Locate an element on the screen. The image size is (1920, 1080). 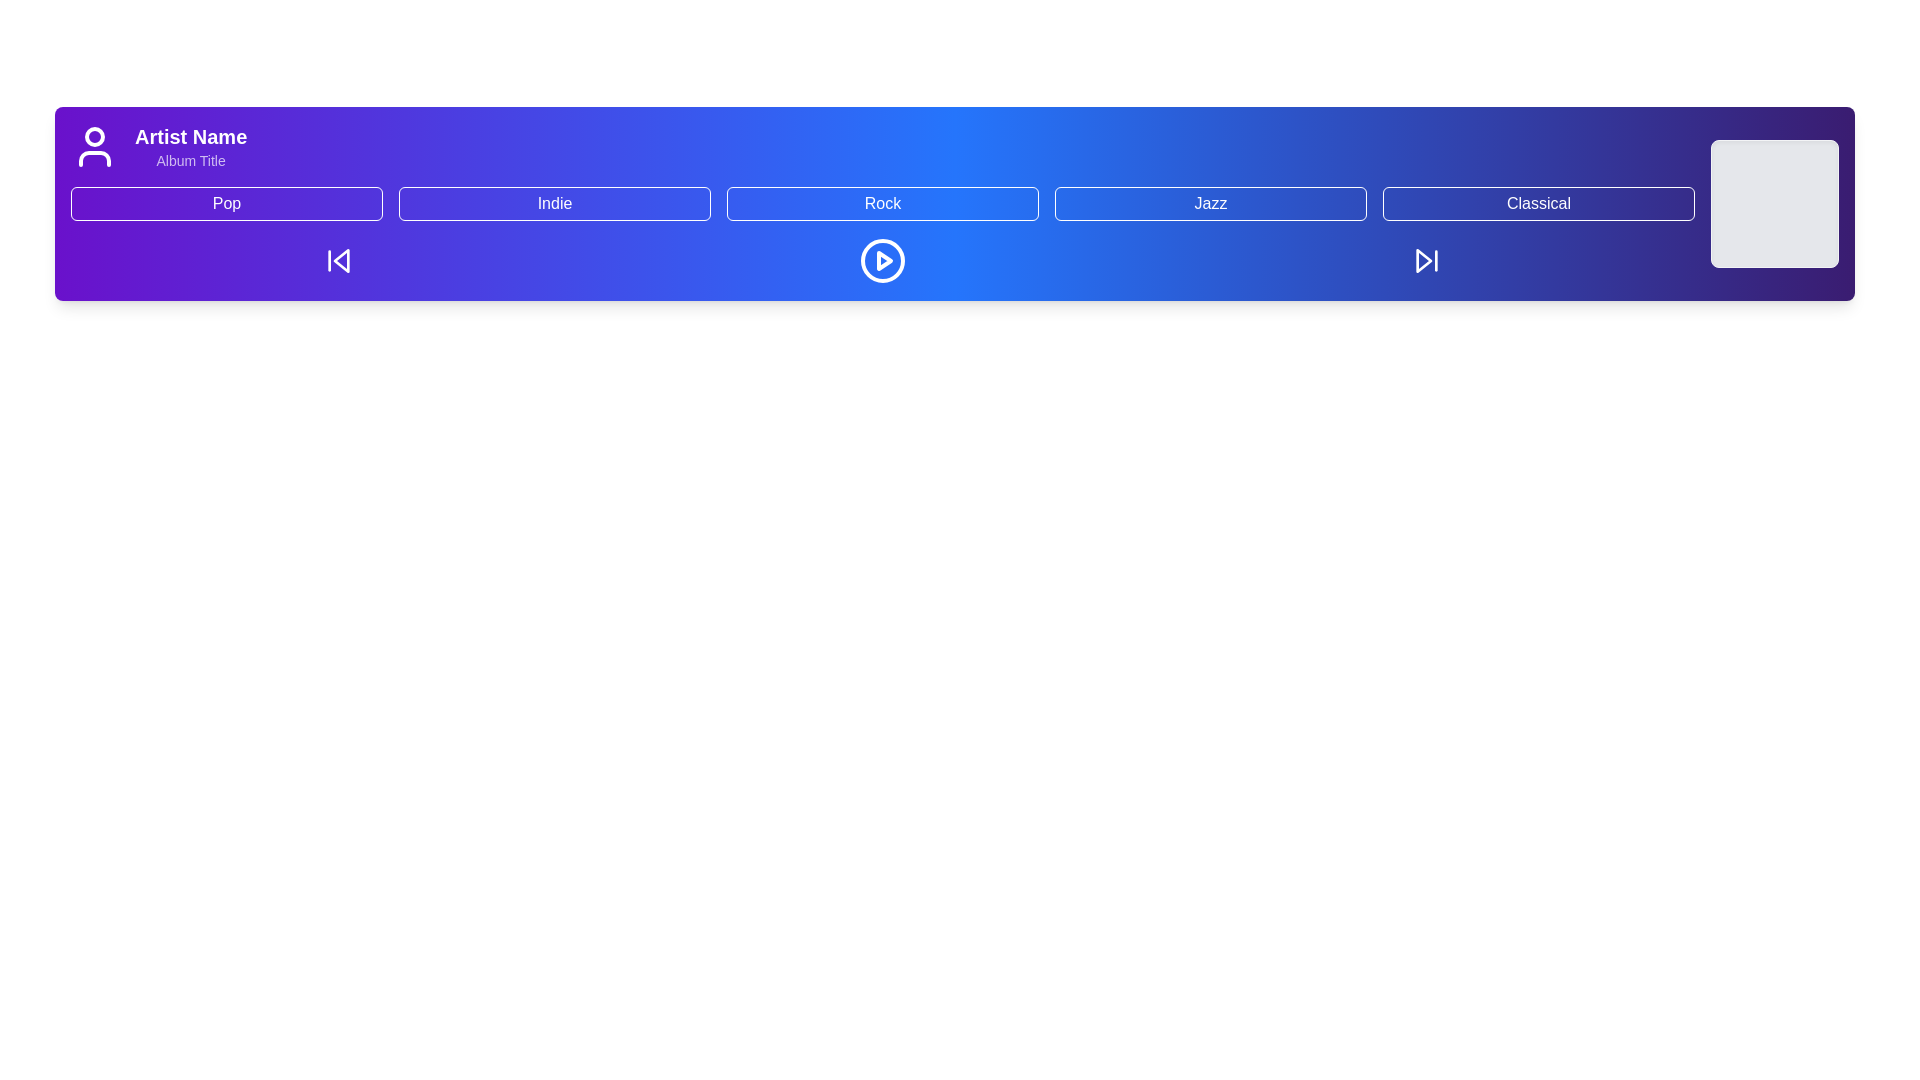
the text label displaying 'Album Title' in light grey, located below 'Artist Name' on a purple background is located at coordinates (191, 160).